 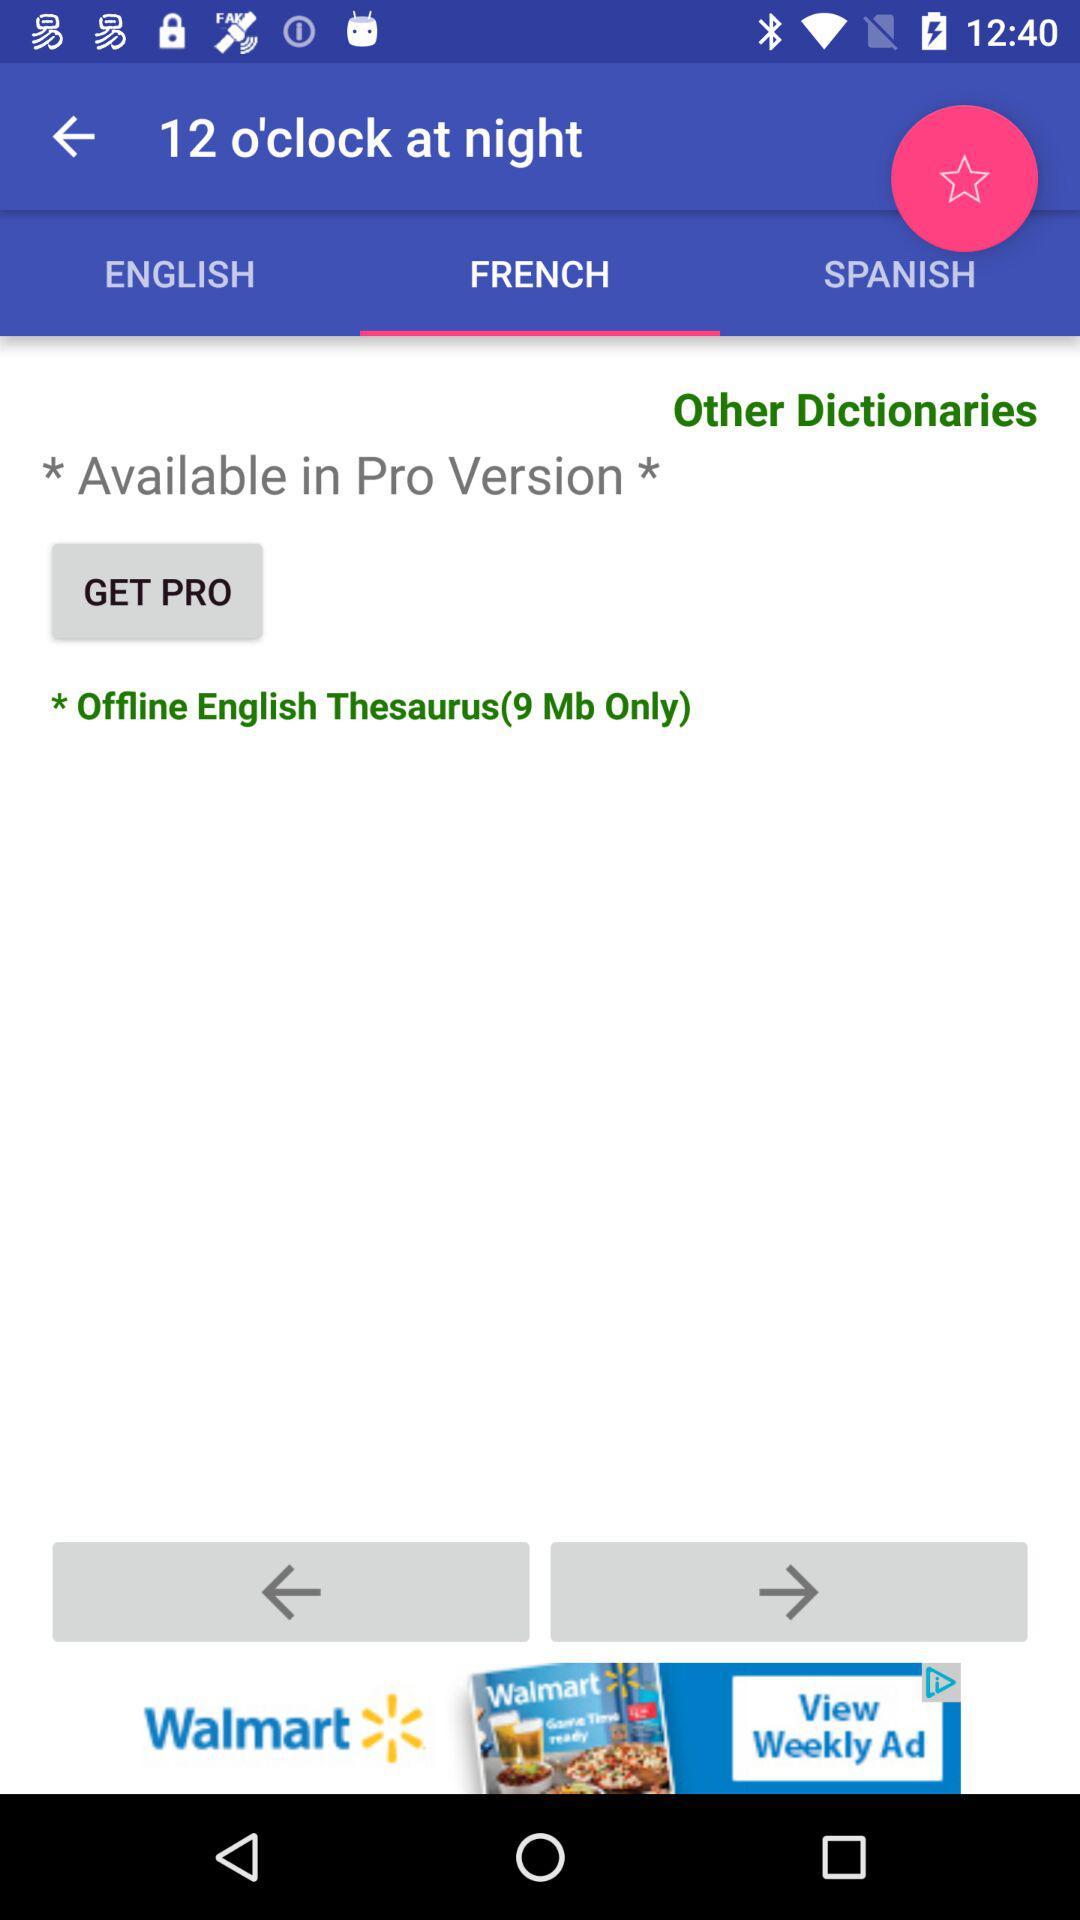 What do you see at coordinates (290, 1590) in the screenshot?
I see `previous button` at bounding box center [290, 1590].